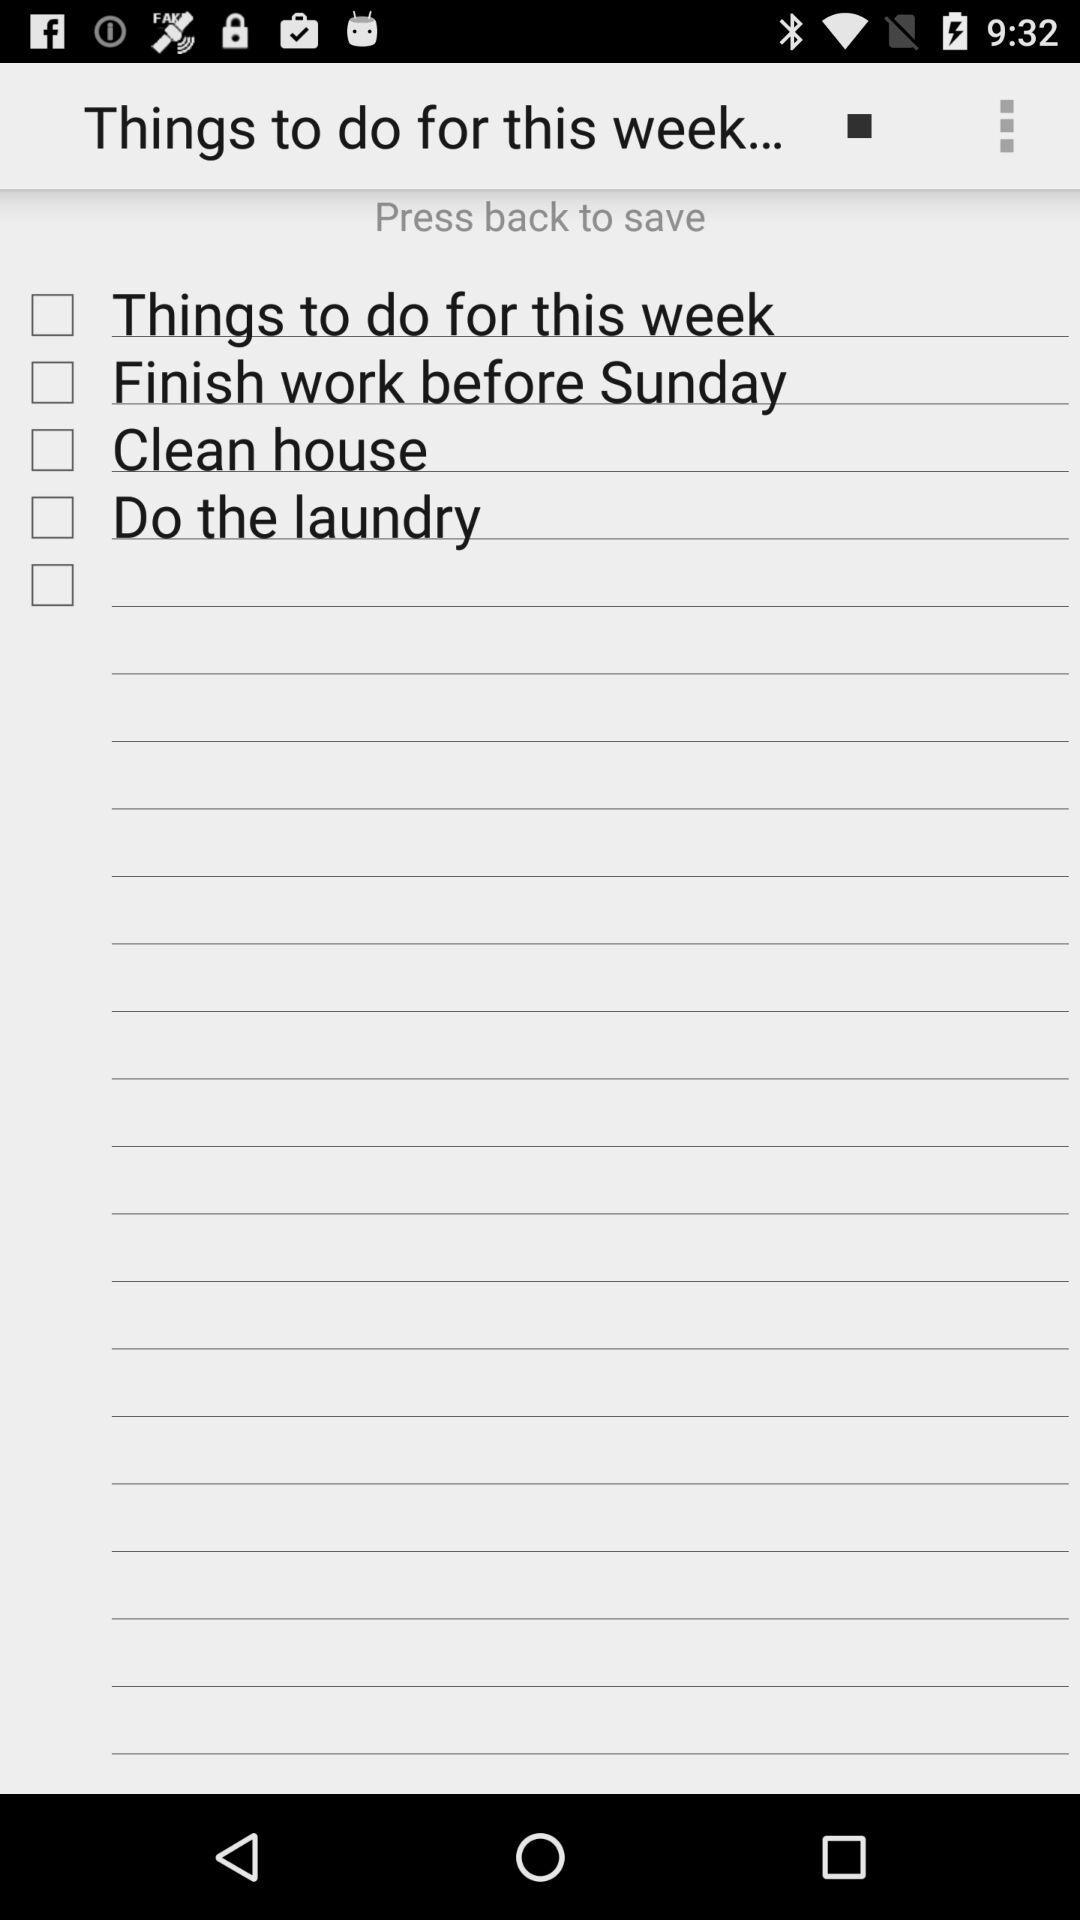 The image size is (1080, 1920). What do you see at coordinates (46, 517) in the screenshot?
I see `check the box` at bounding box center [46, 517].